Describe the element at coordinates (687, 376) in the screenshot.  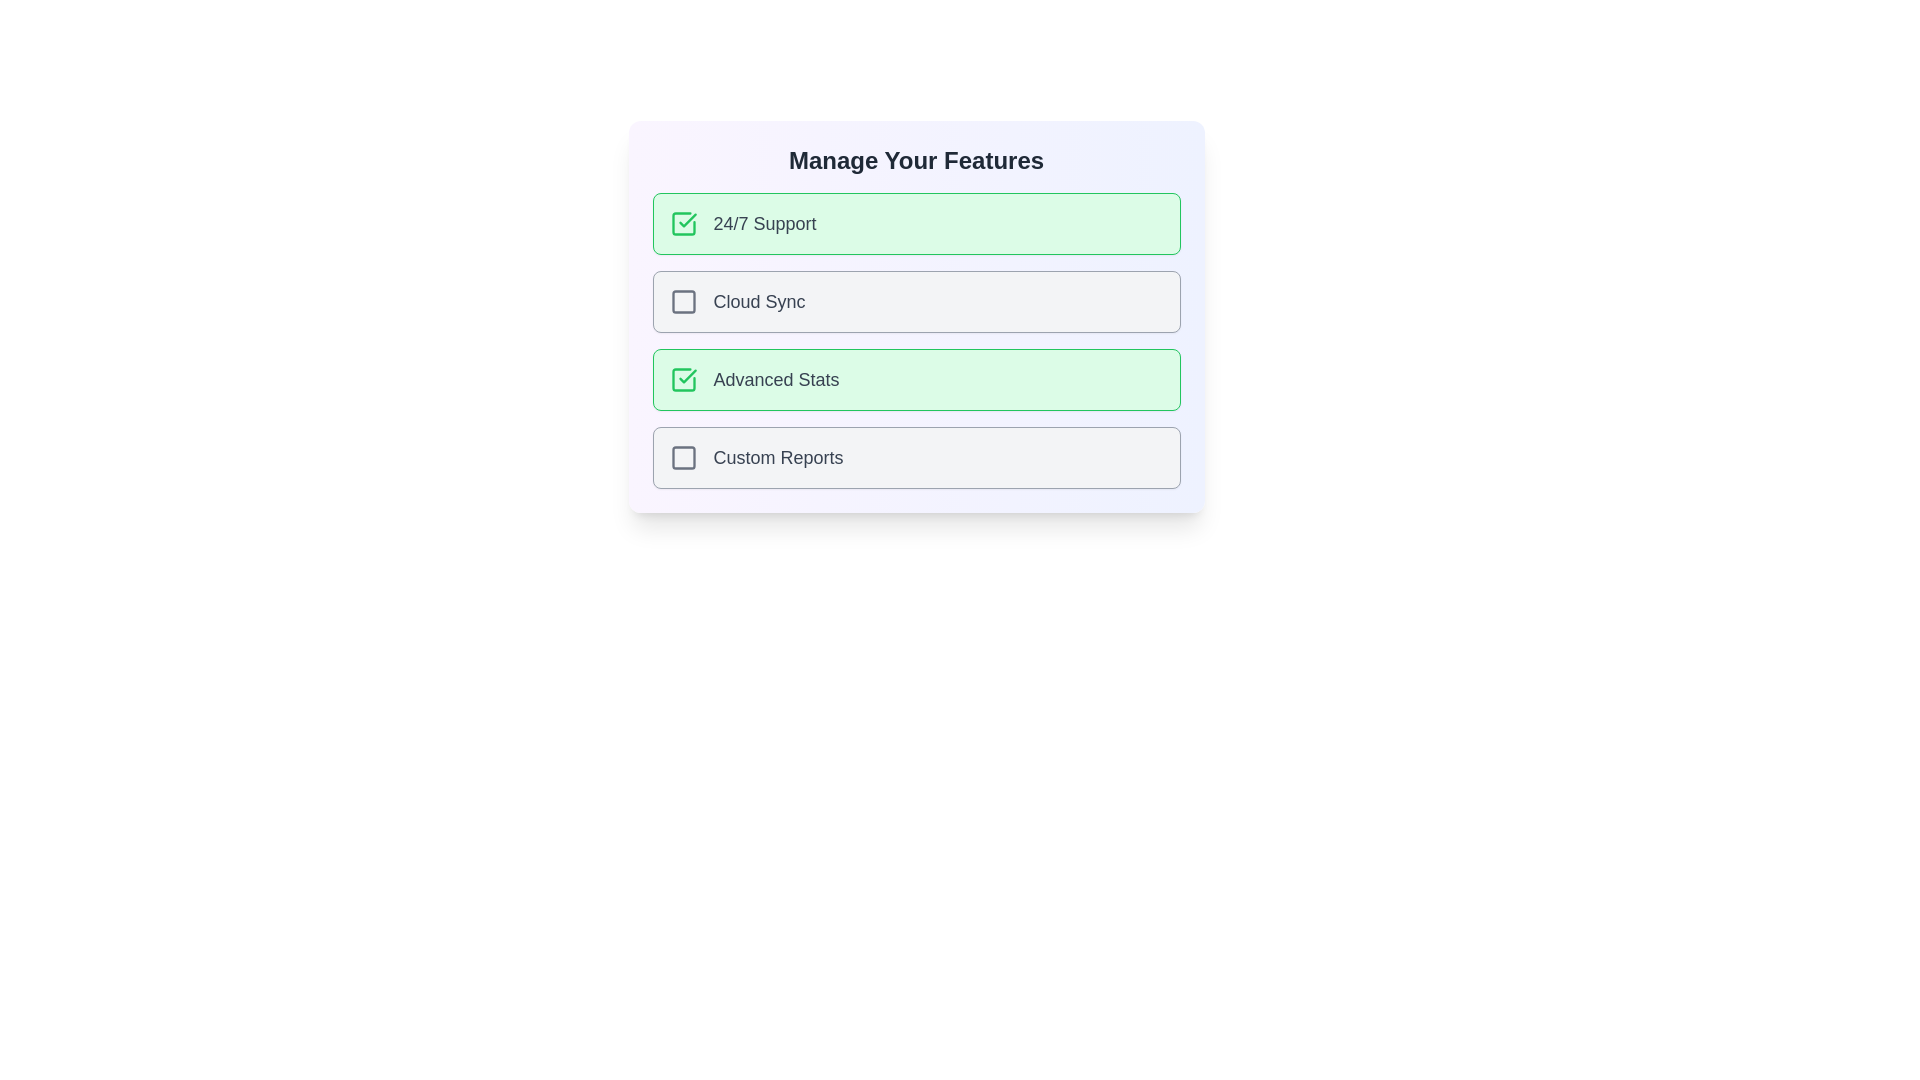
I see `the checkmark icon indicating that the '24/7 Support' feature is activated, located within the highlighted rectangular section at the top of the vertical stack of features` at that location.